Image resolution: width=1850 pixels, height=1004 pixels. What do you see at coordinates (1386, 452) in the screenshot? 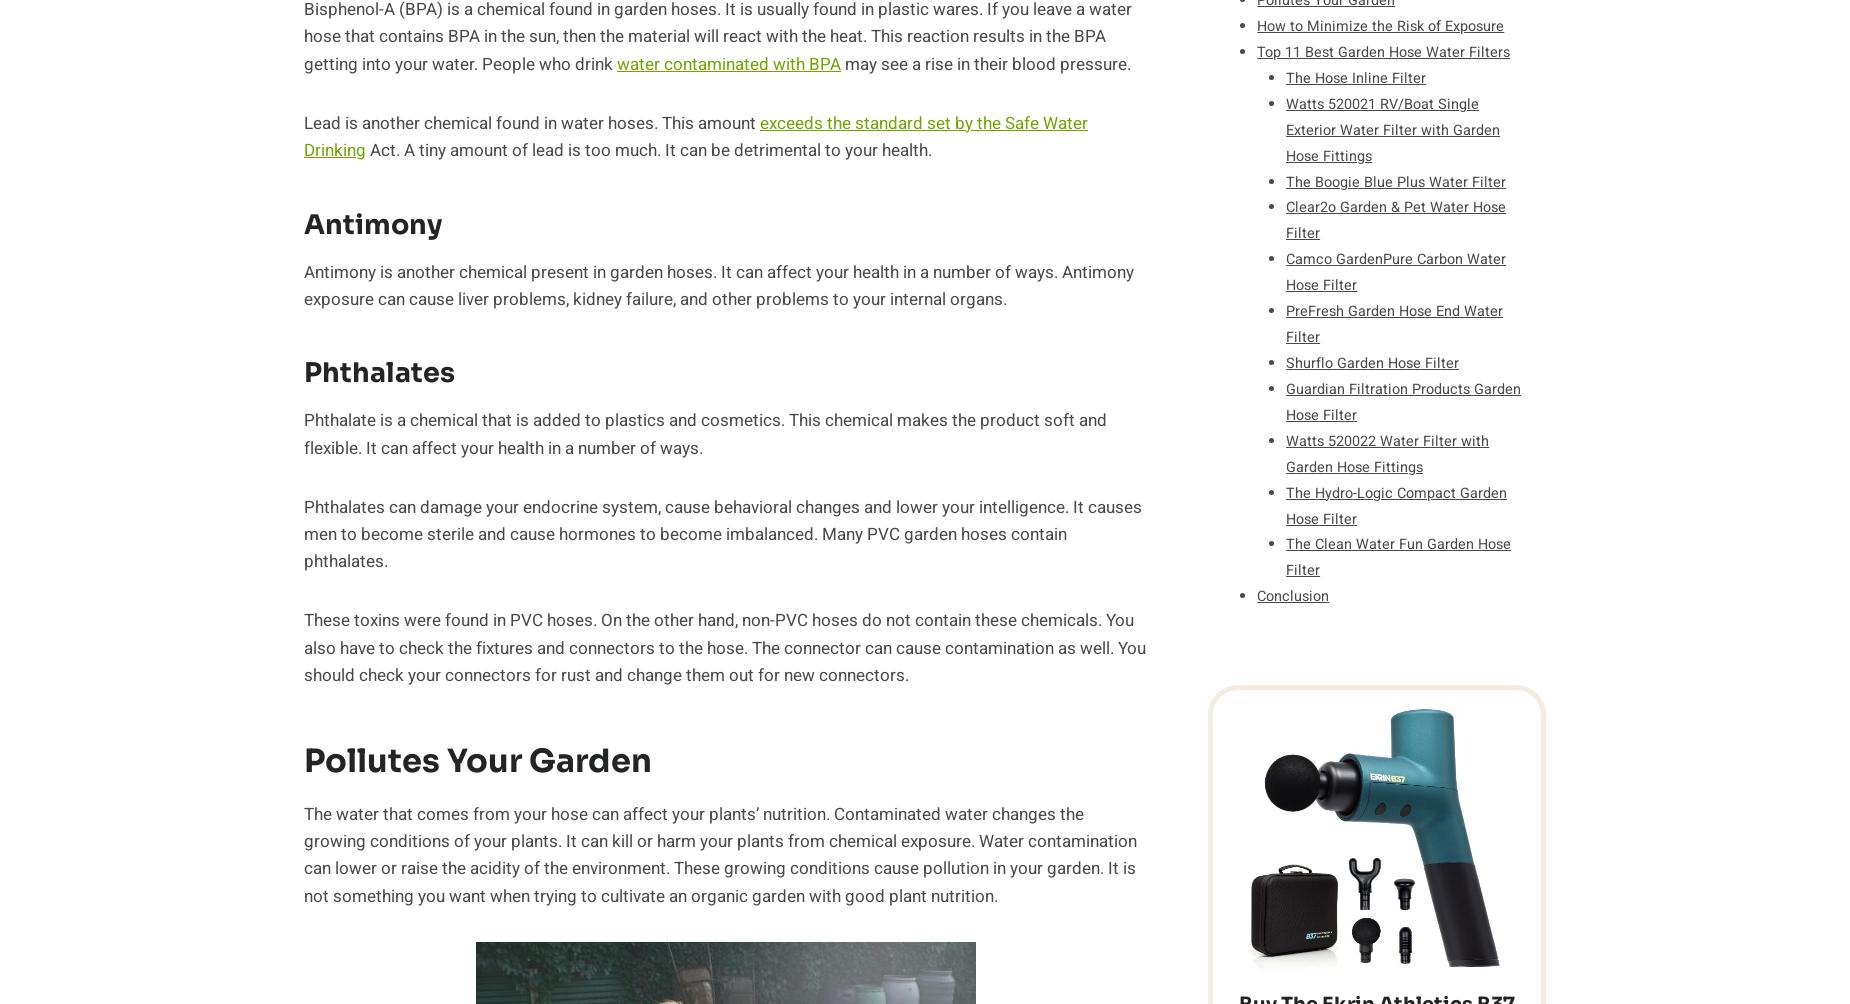
I see `'Watts 520022 Water Filter with Garden Hose Fittings'` at bounding box center [1386, 452].